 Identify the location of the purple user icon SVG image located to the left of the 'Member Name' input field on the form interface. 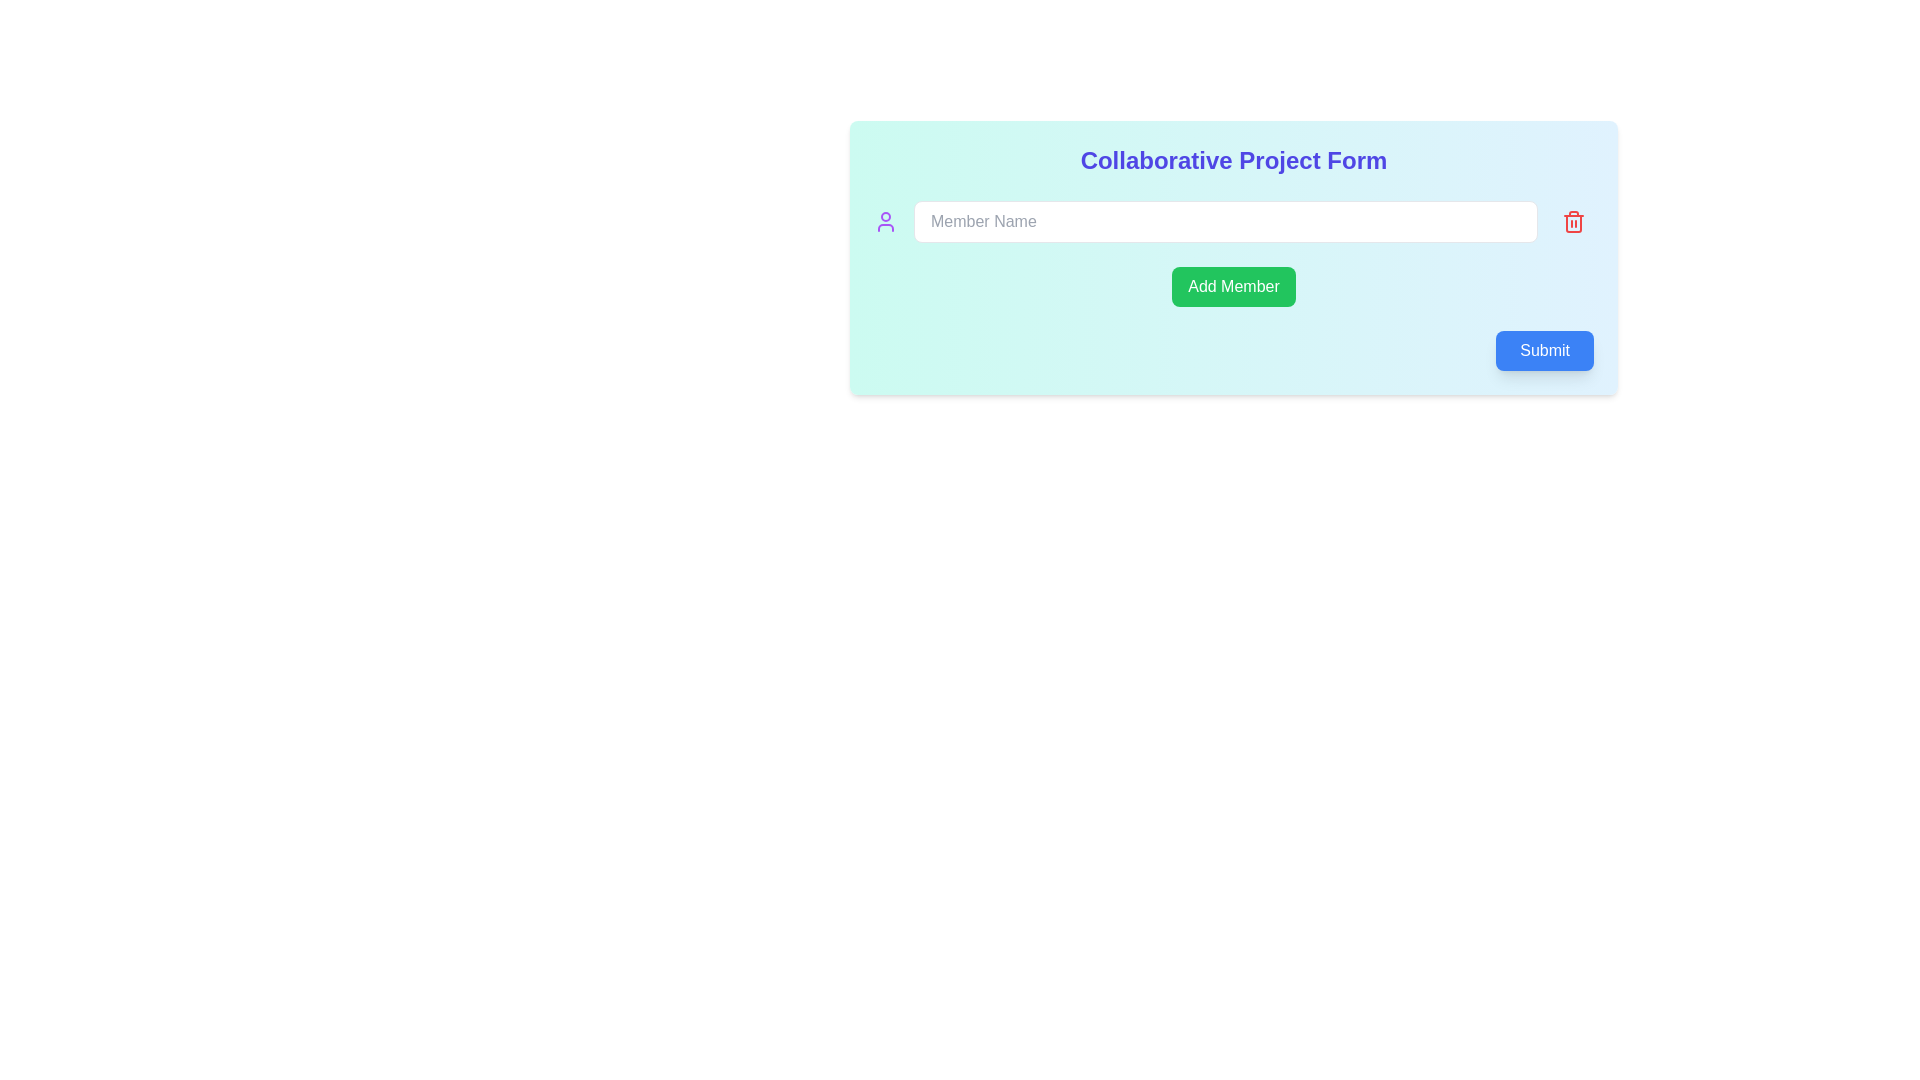
(885, 222).